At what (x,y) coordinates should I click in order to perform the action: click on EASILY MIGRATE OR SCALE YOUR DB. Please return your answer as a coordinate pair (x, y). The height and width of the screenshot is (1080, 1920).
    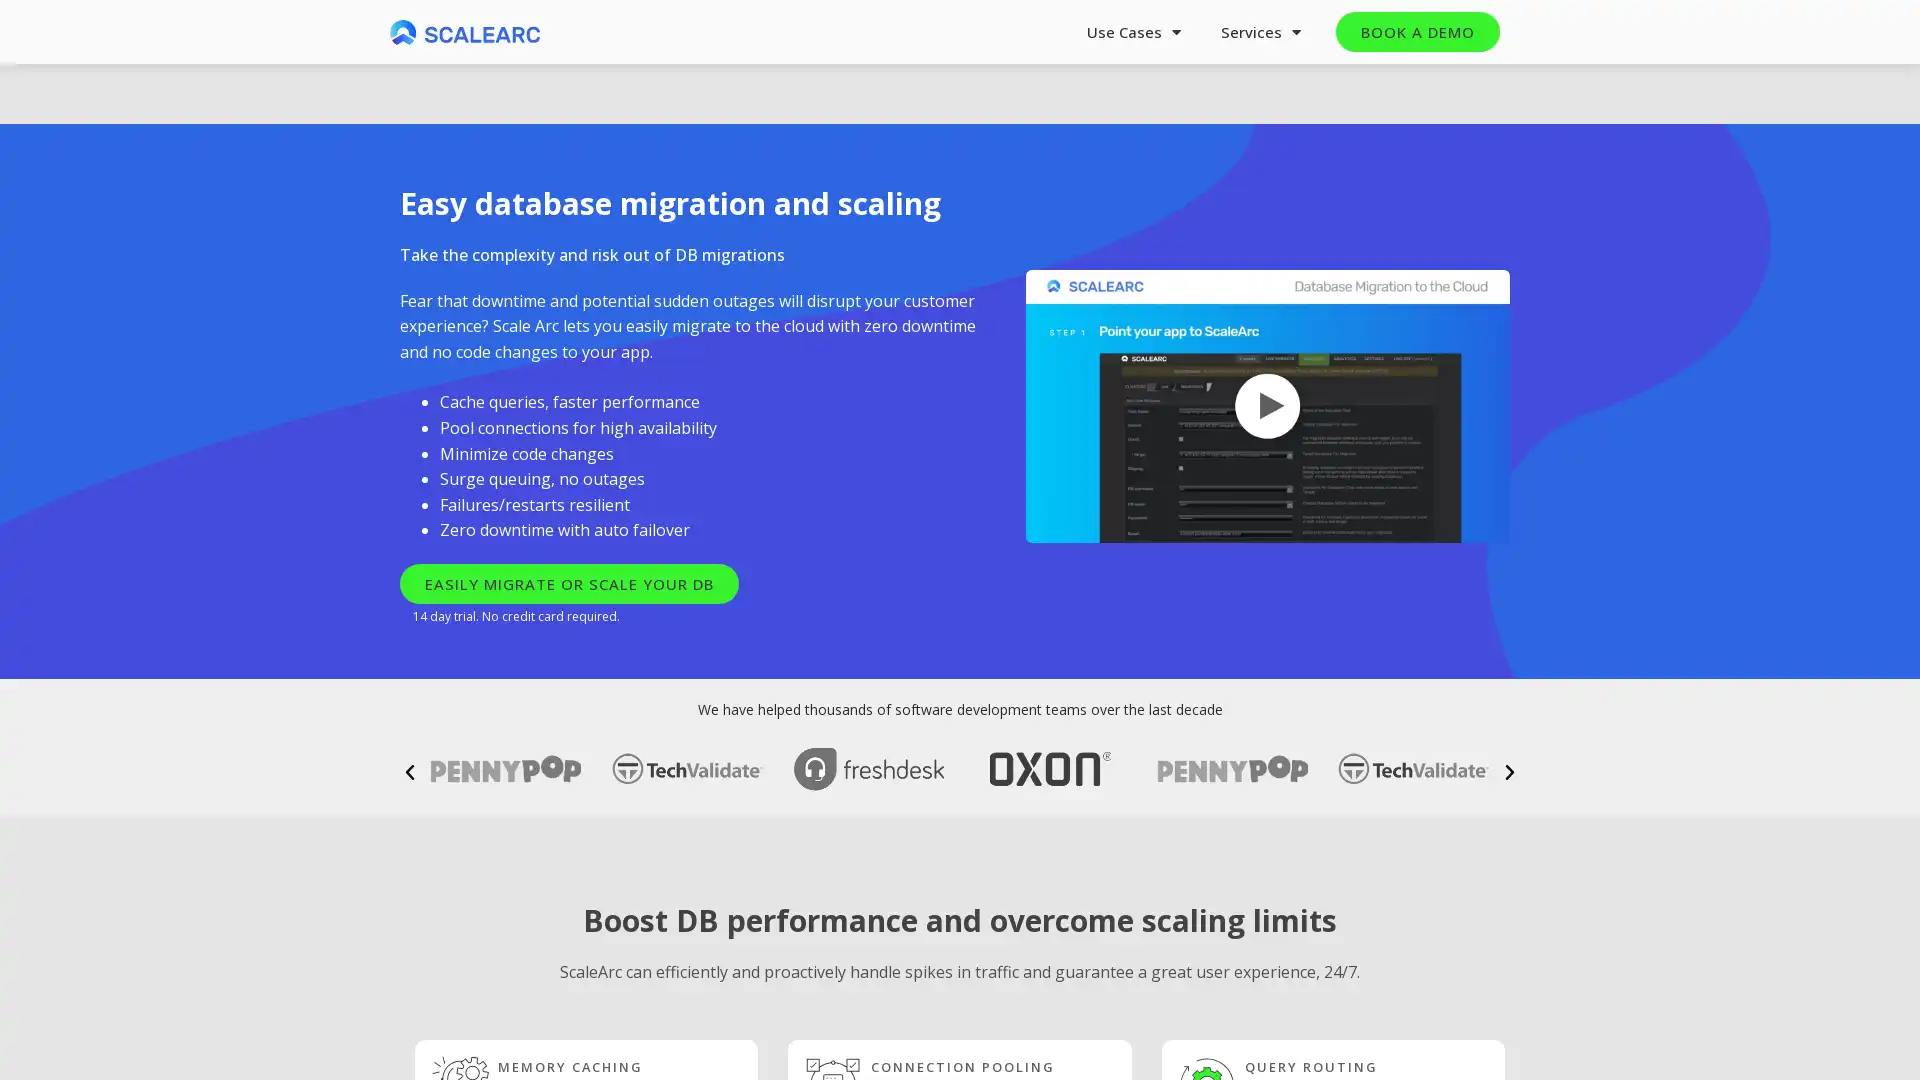
    Looking at the image, I should click on (568, 582).